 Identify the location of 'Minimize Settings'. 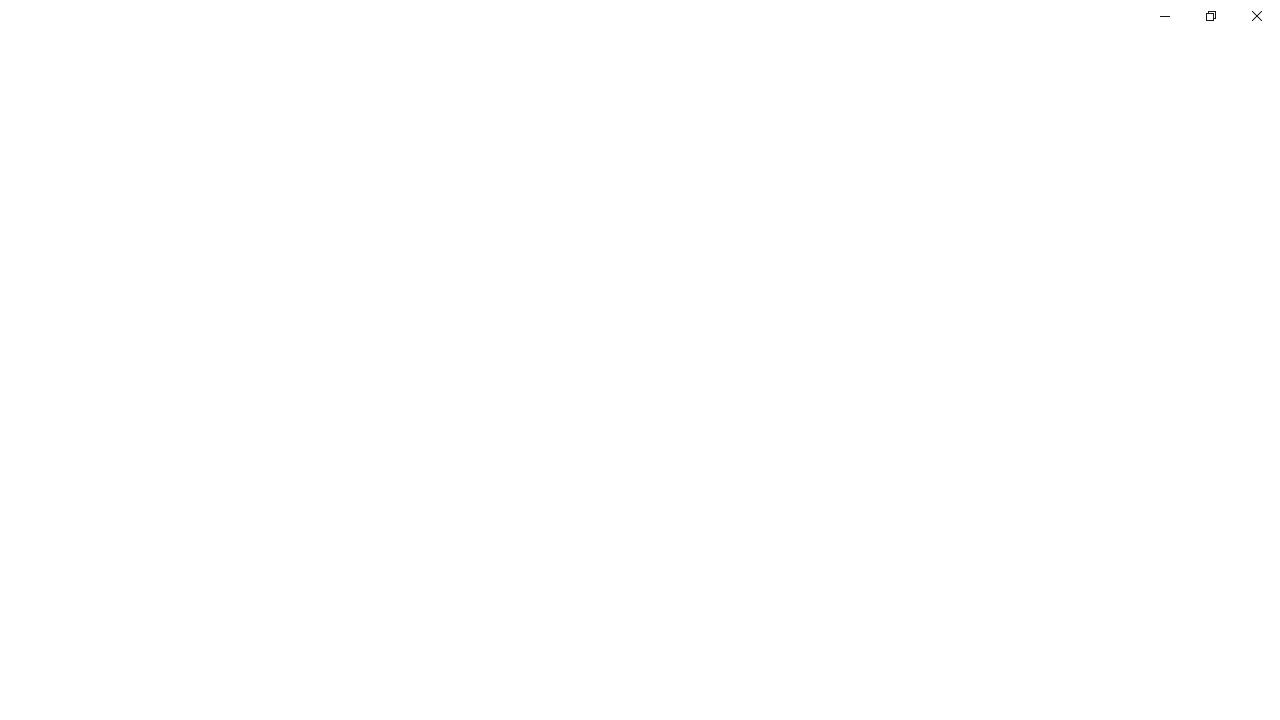
(1164, 15).